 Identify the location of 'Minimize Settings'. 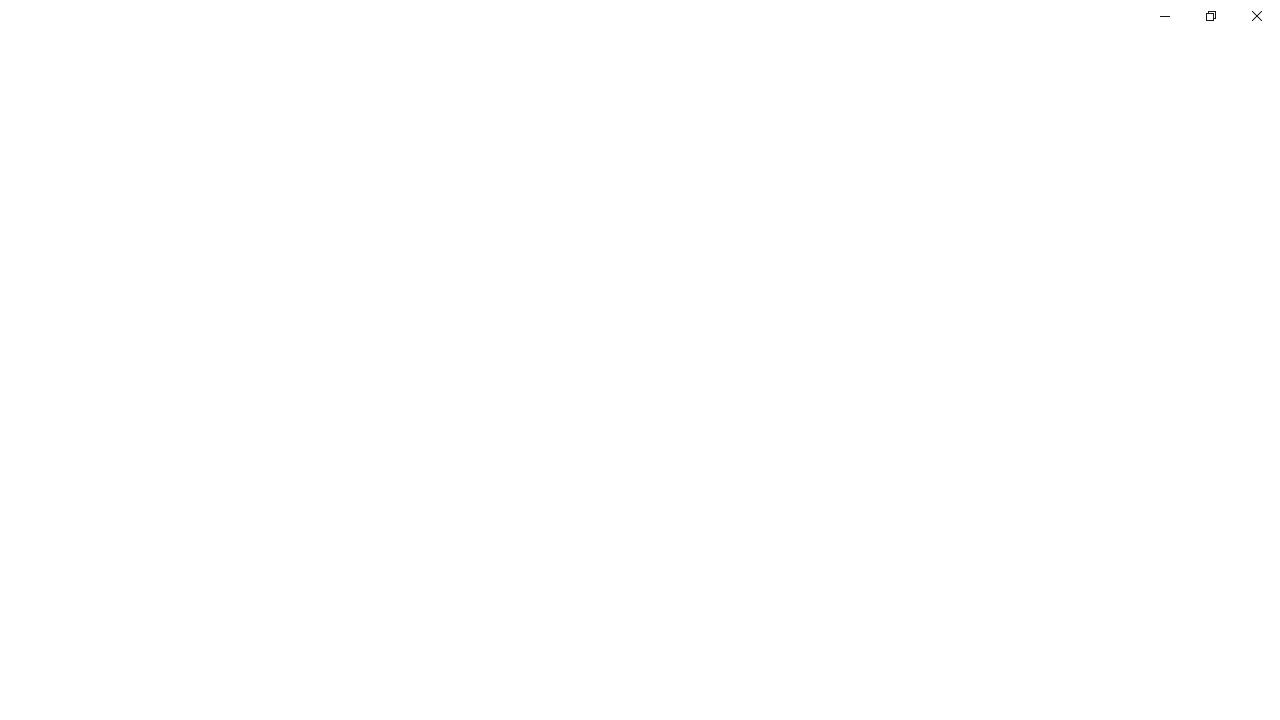
(1164, 15).